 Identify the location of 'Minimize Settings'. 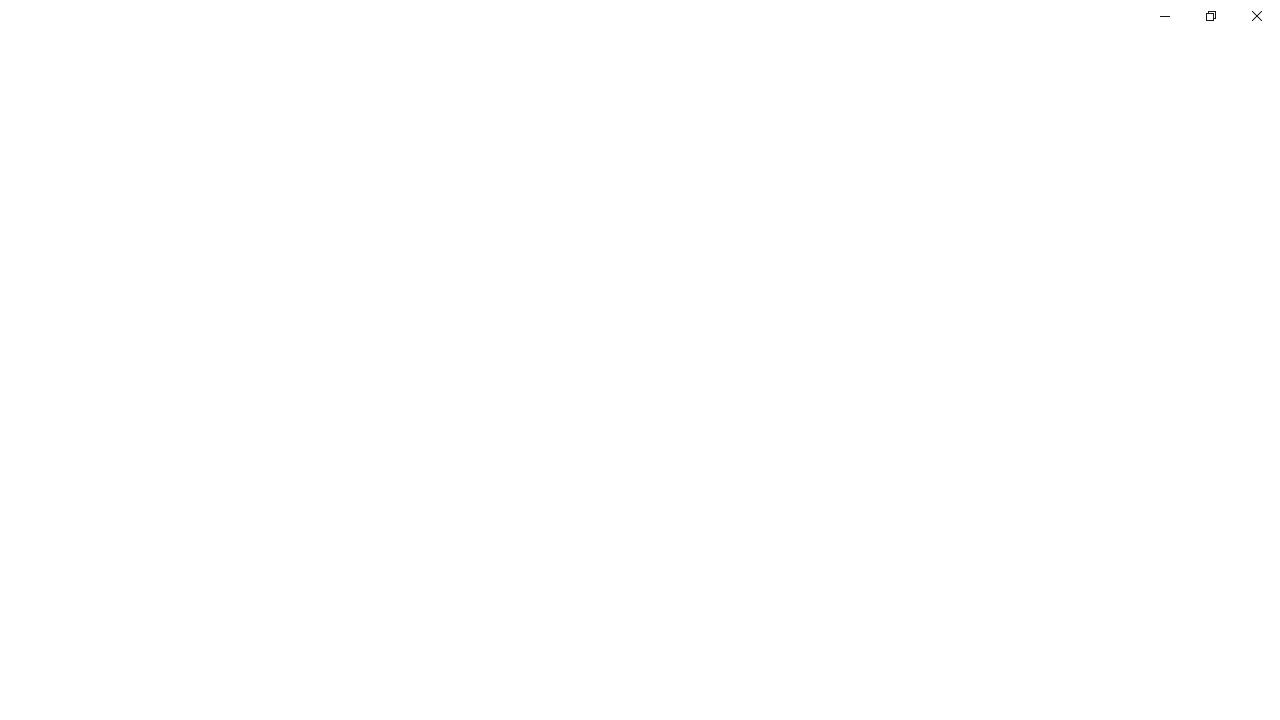
(1164, 15).